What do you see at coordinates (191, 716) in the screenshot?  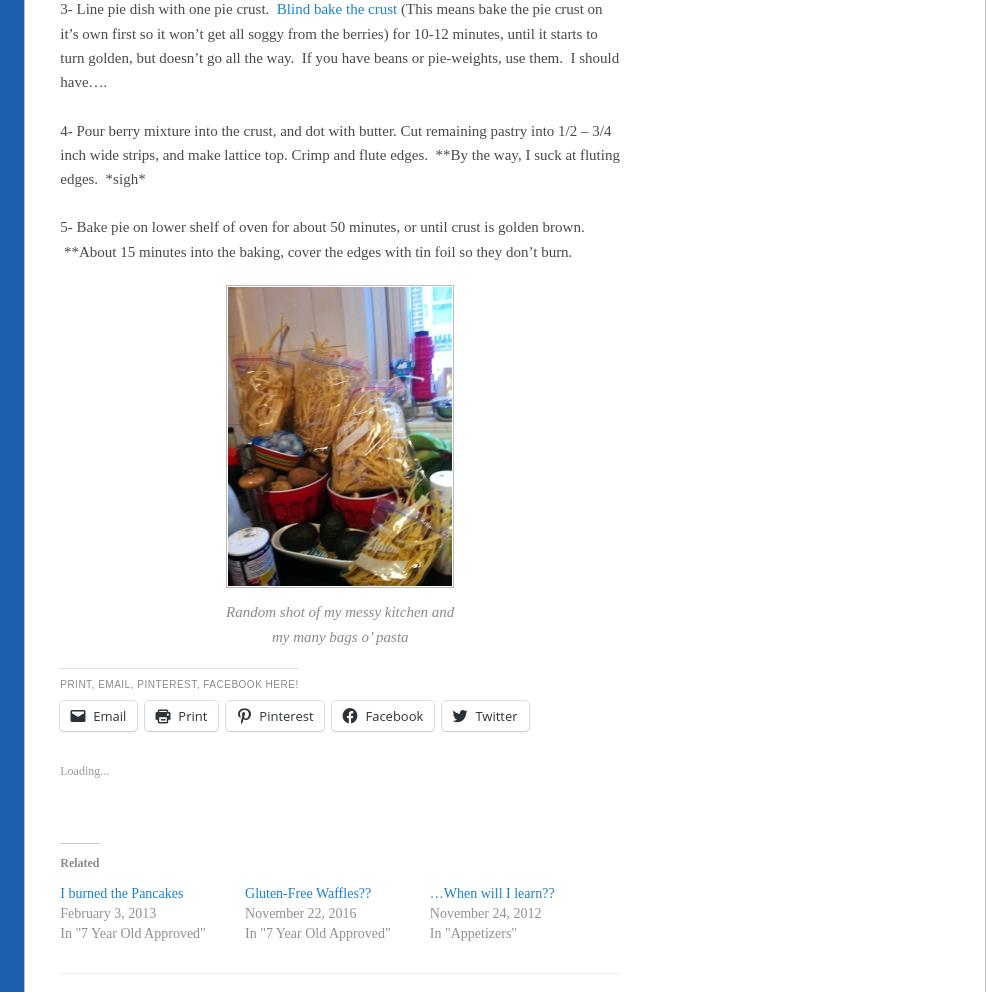 I see `'Print'` at bounding box center [191, 716].